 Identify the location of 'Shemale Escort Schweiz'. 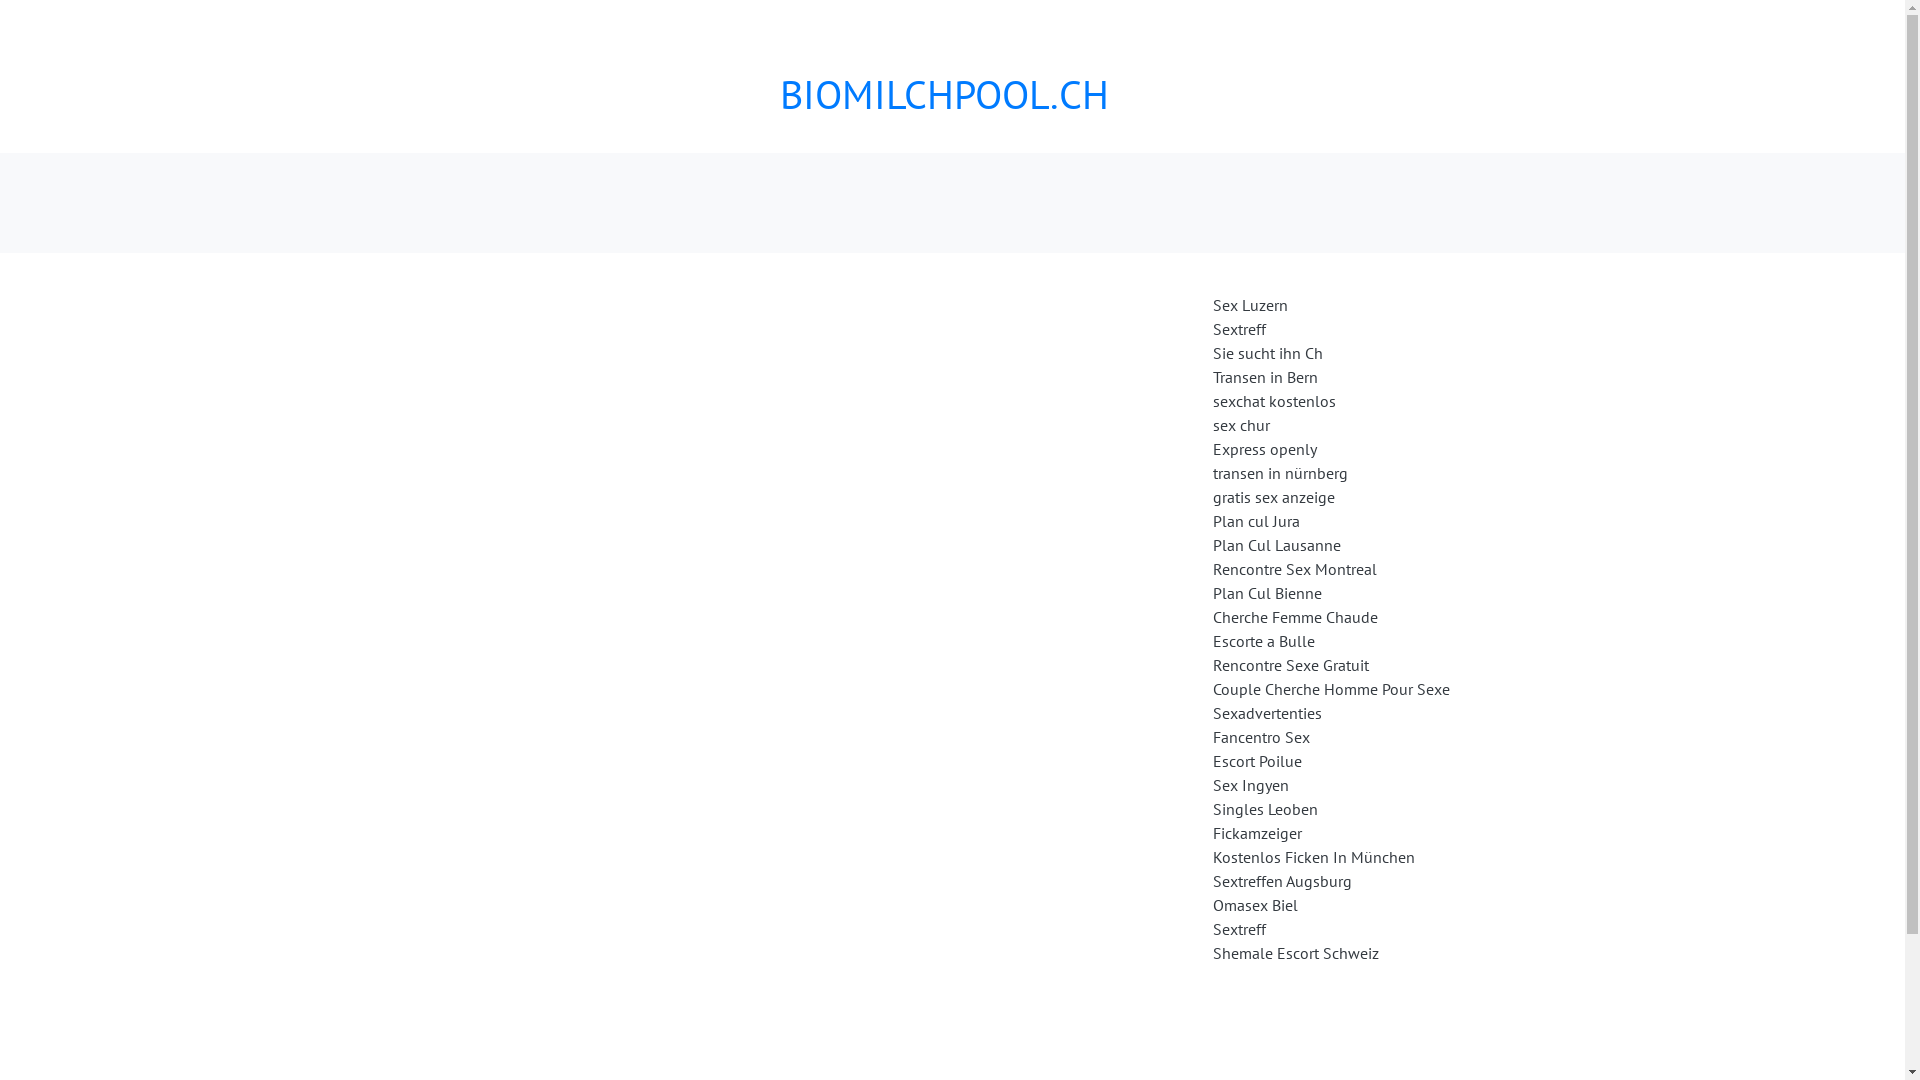
(1295, 951).